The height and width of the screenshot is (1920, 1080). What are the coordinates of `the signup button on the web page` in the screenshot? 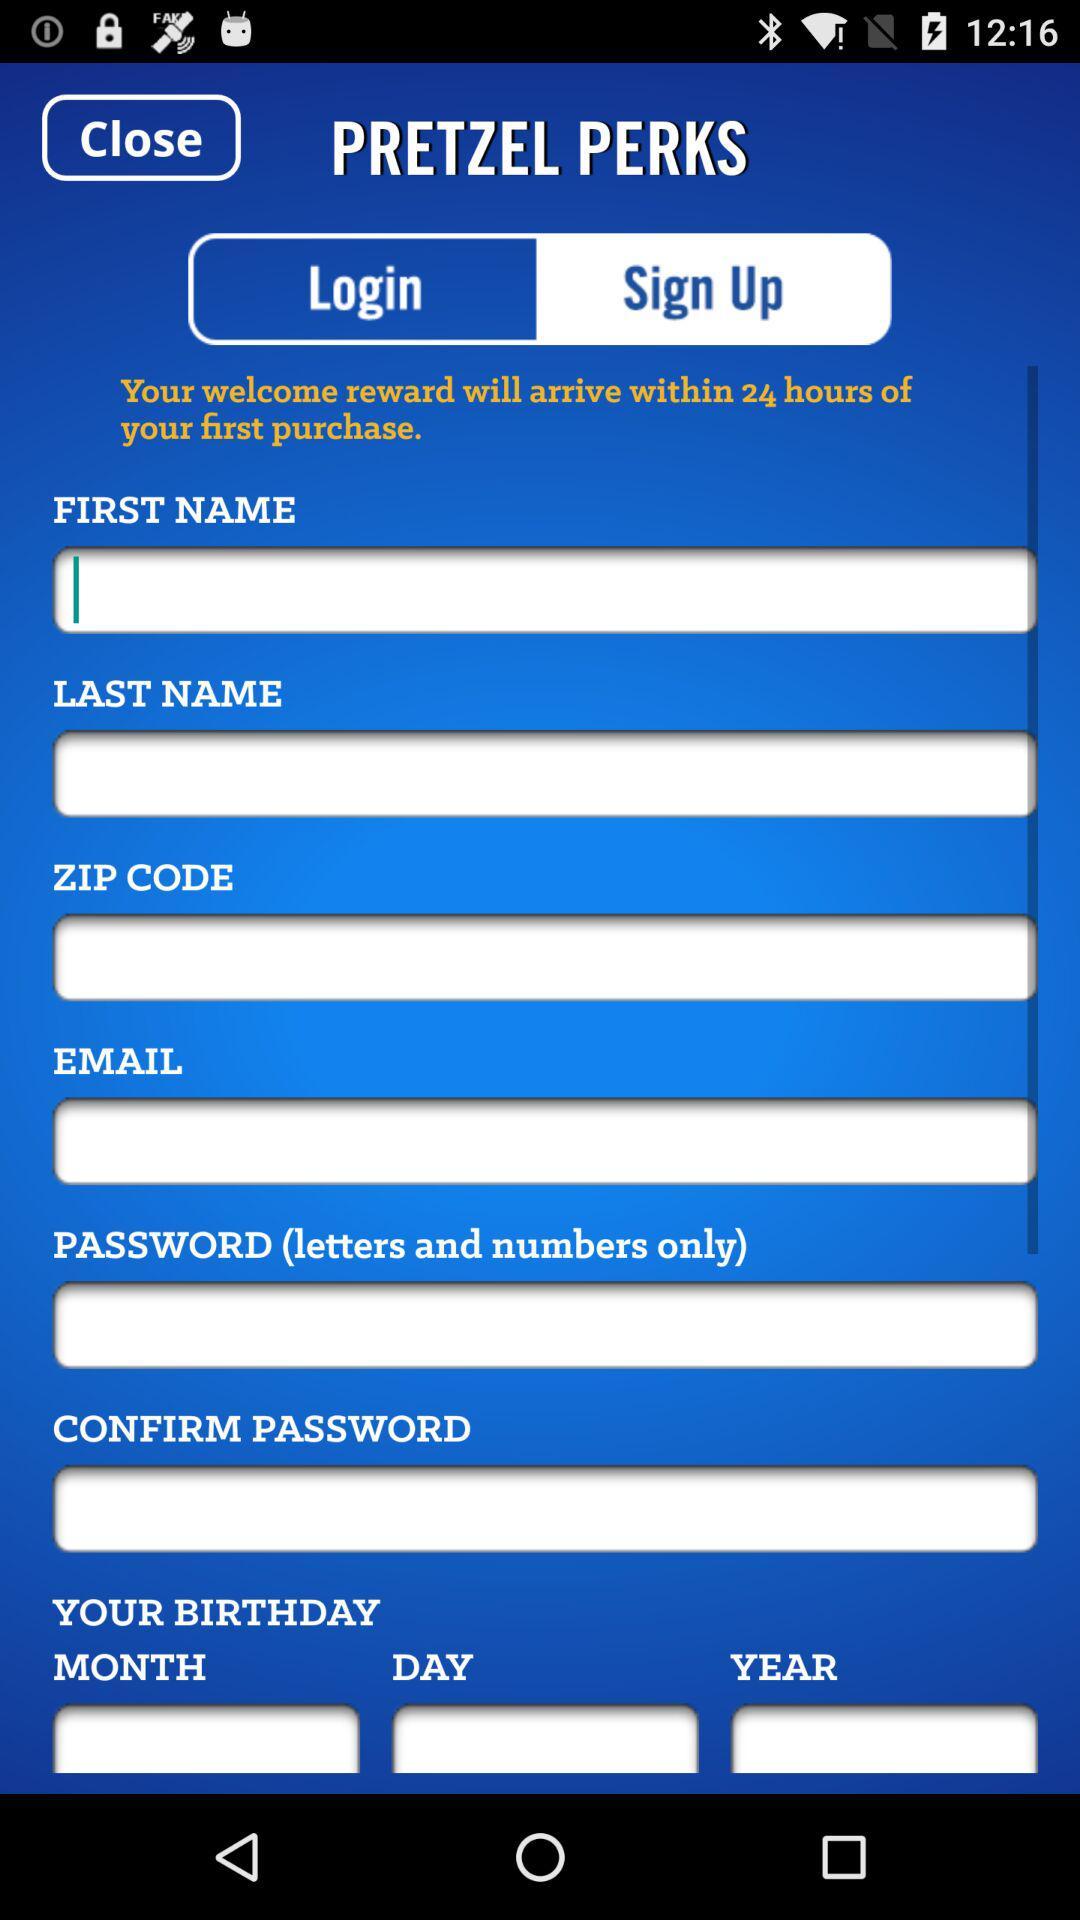 It's located at (716, 287).